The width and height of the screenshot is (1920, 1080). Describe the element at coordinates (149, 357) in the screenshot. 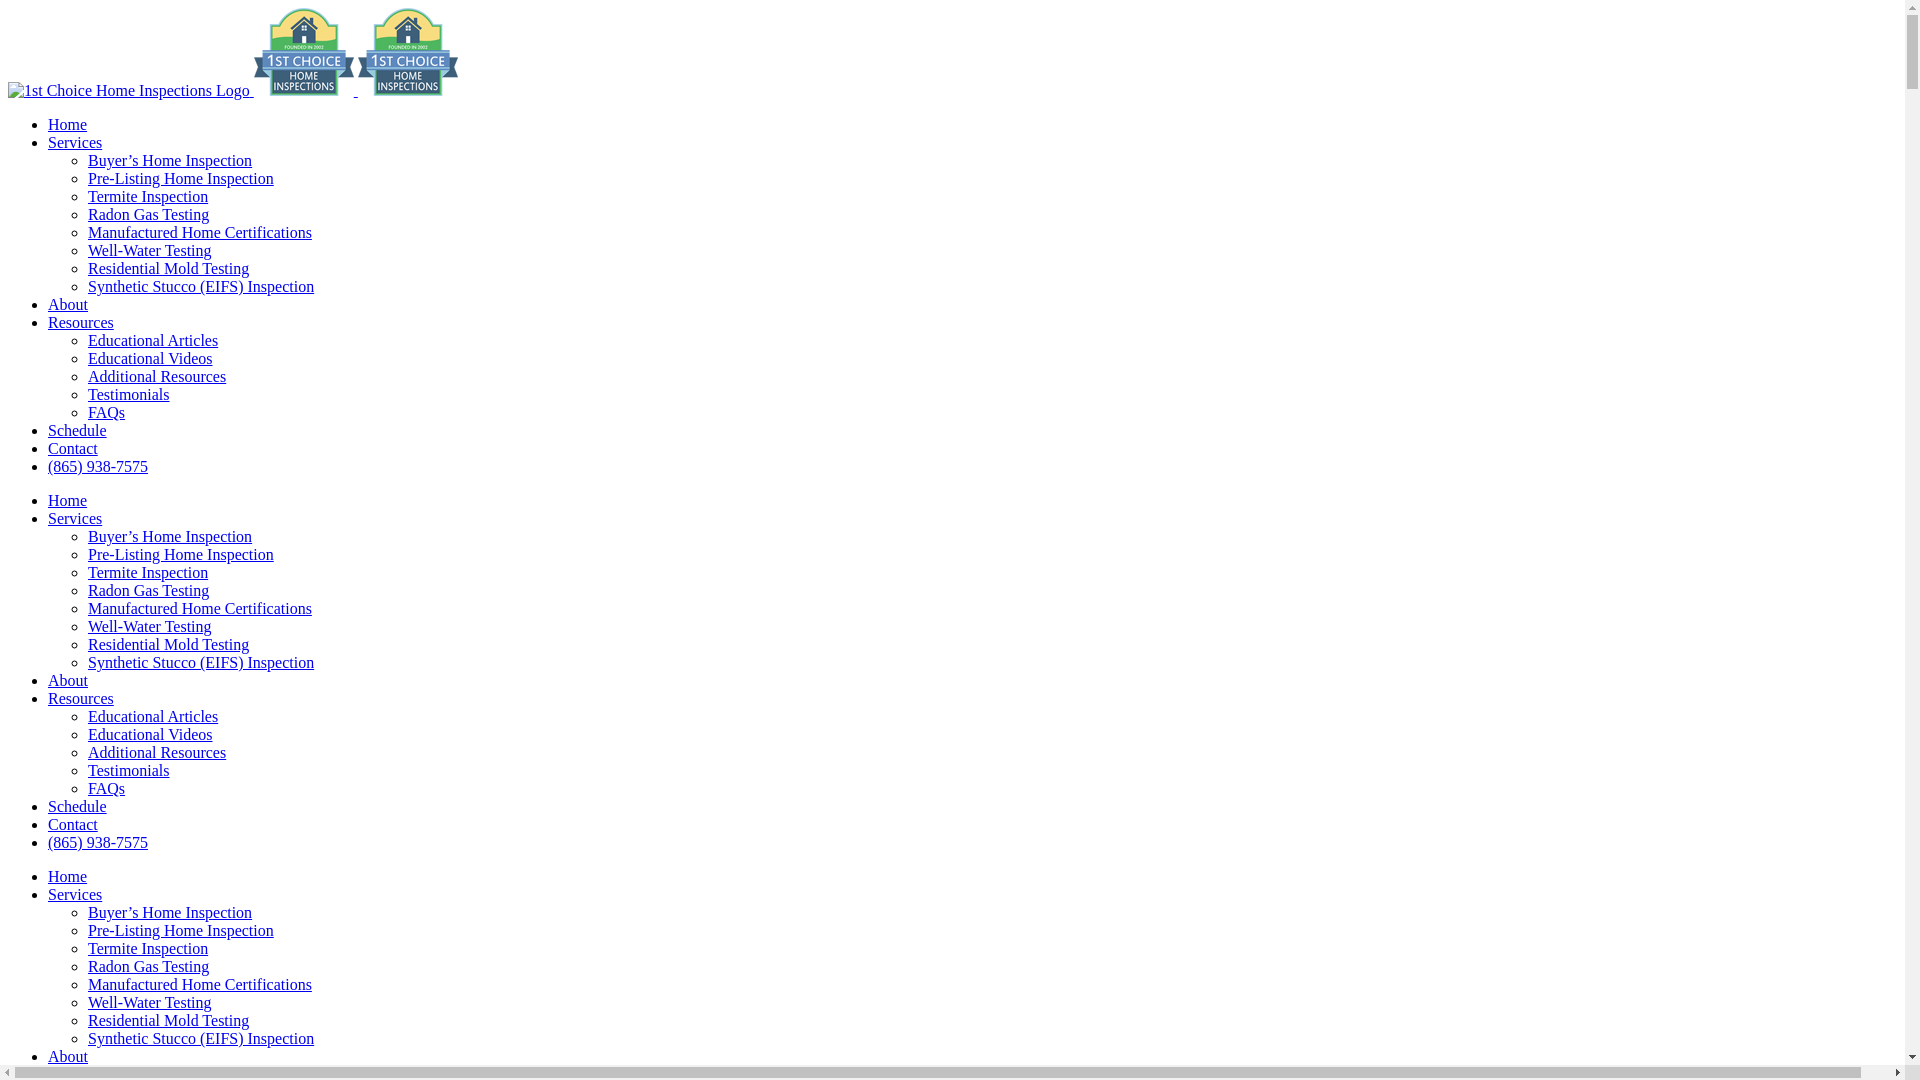

I see `'Educational Videos'` at that location.